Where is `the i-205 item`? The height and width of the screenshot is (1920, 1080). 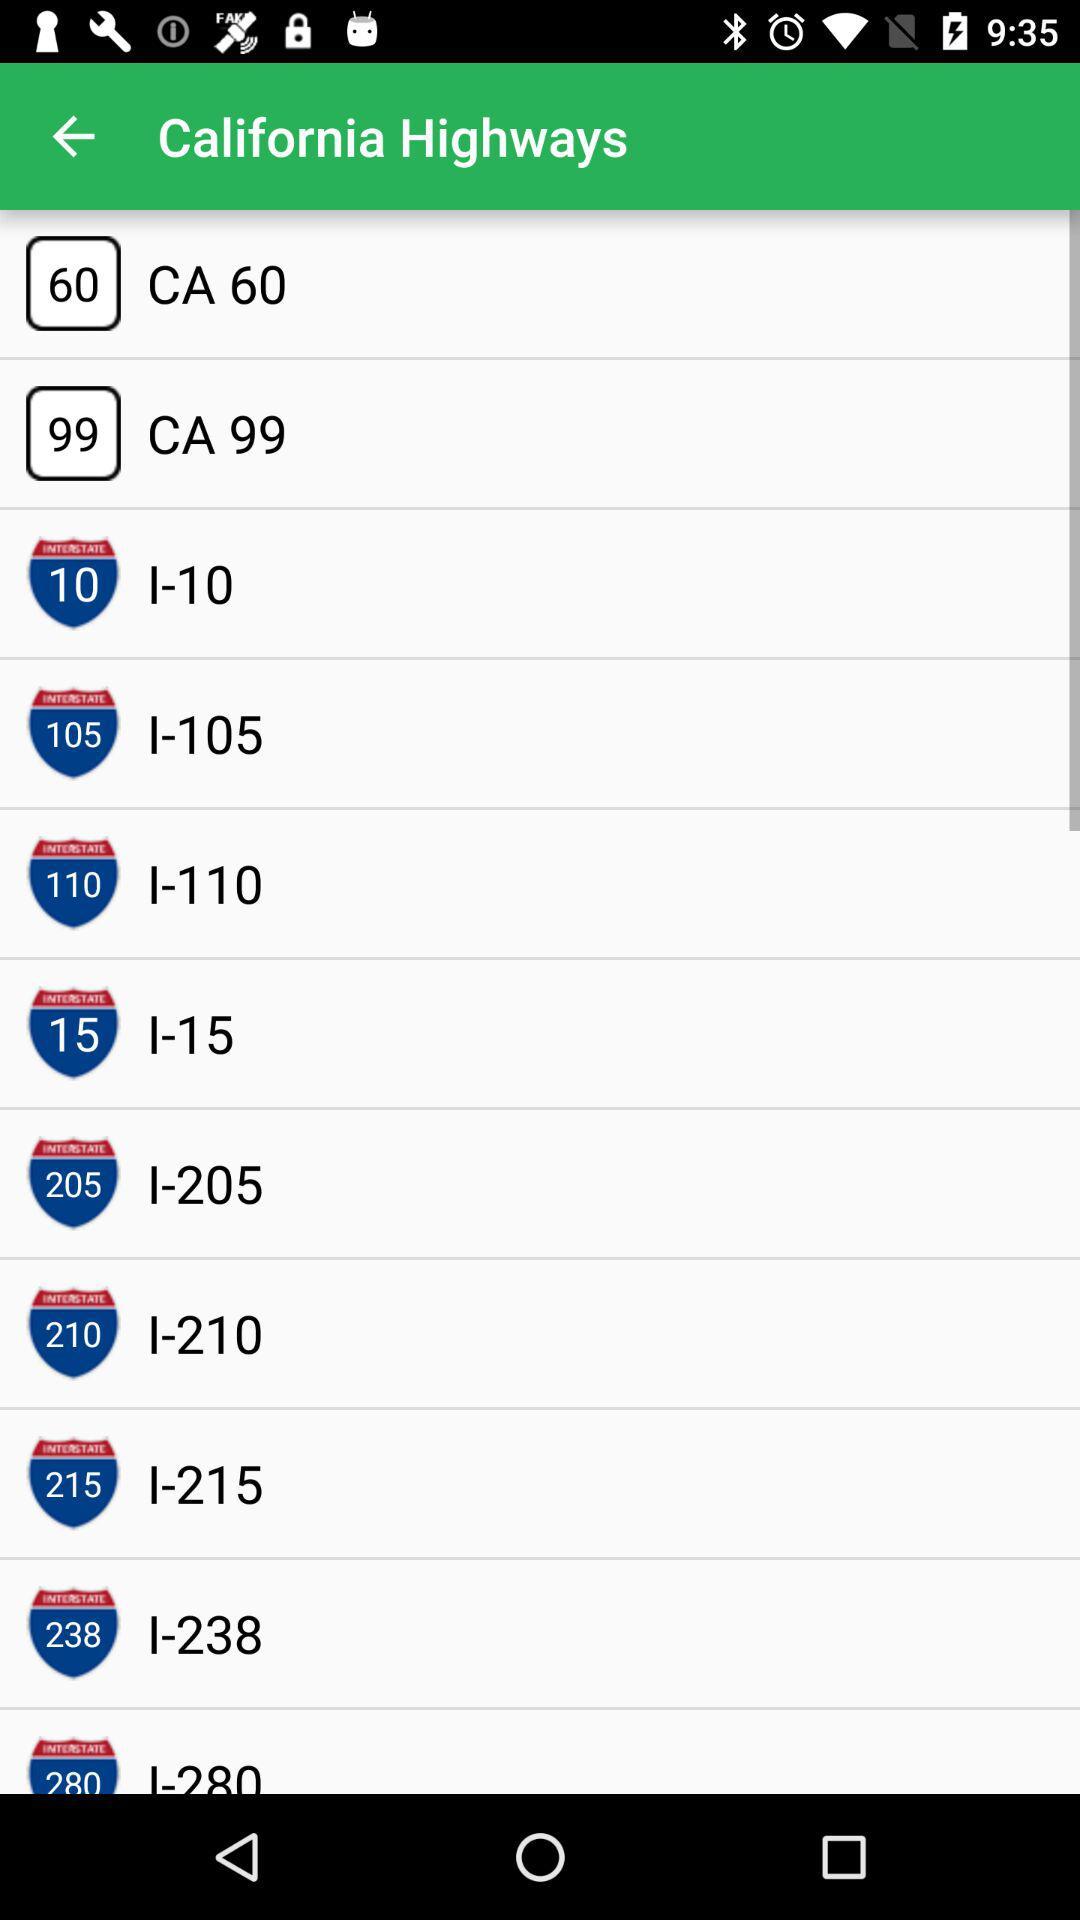 the i-205 item is located at coordinates (205, 1183).